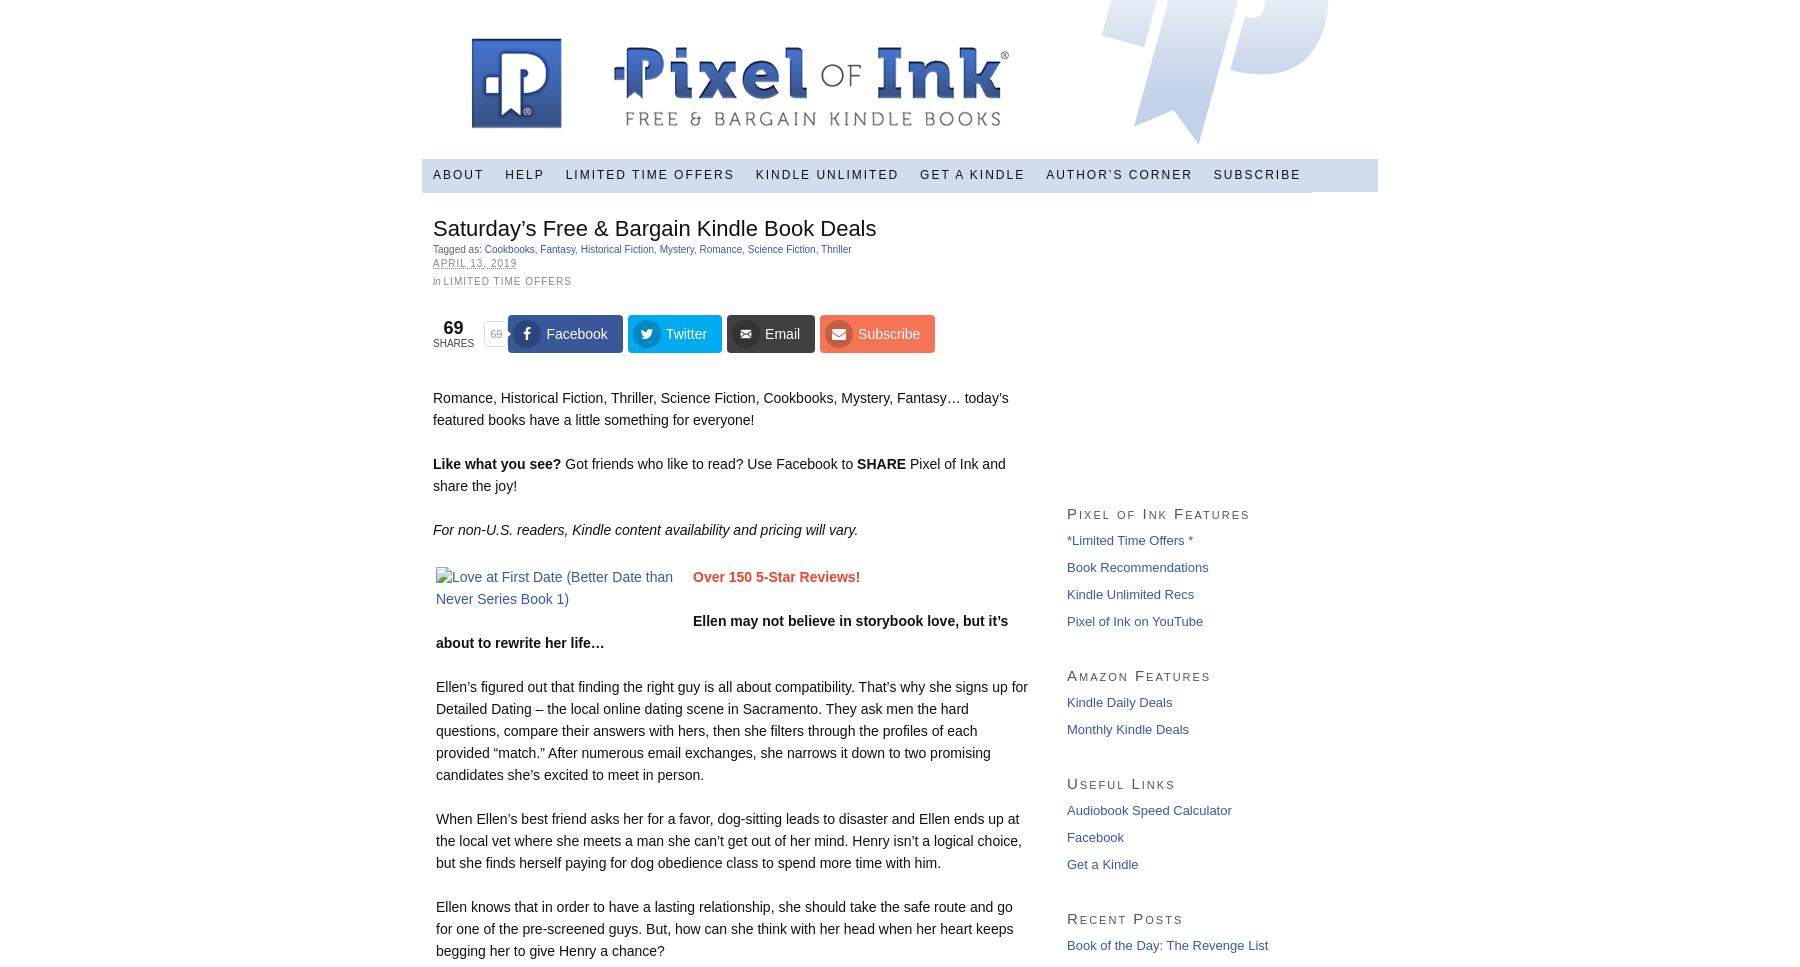  I want to click on 'Book of the Day: The Revenge List', so click(1067, 943).